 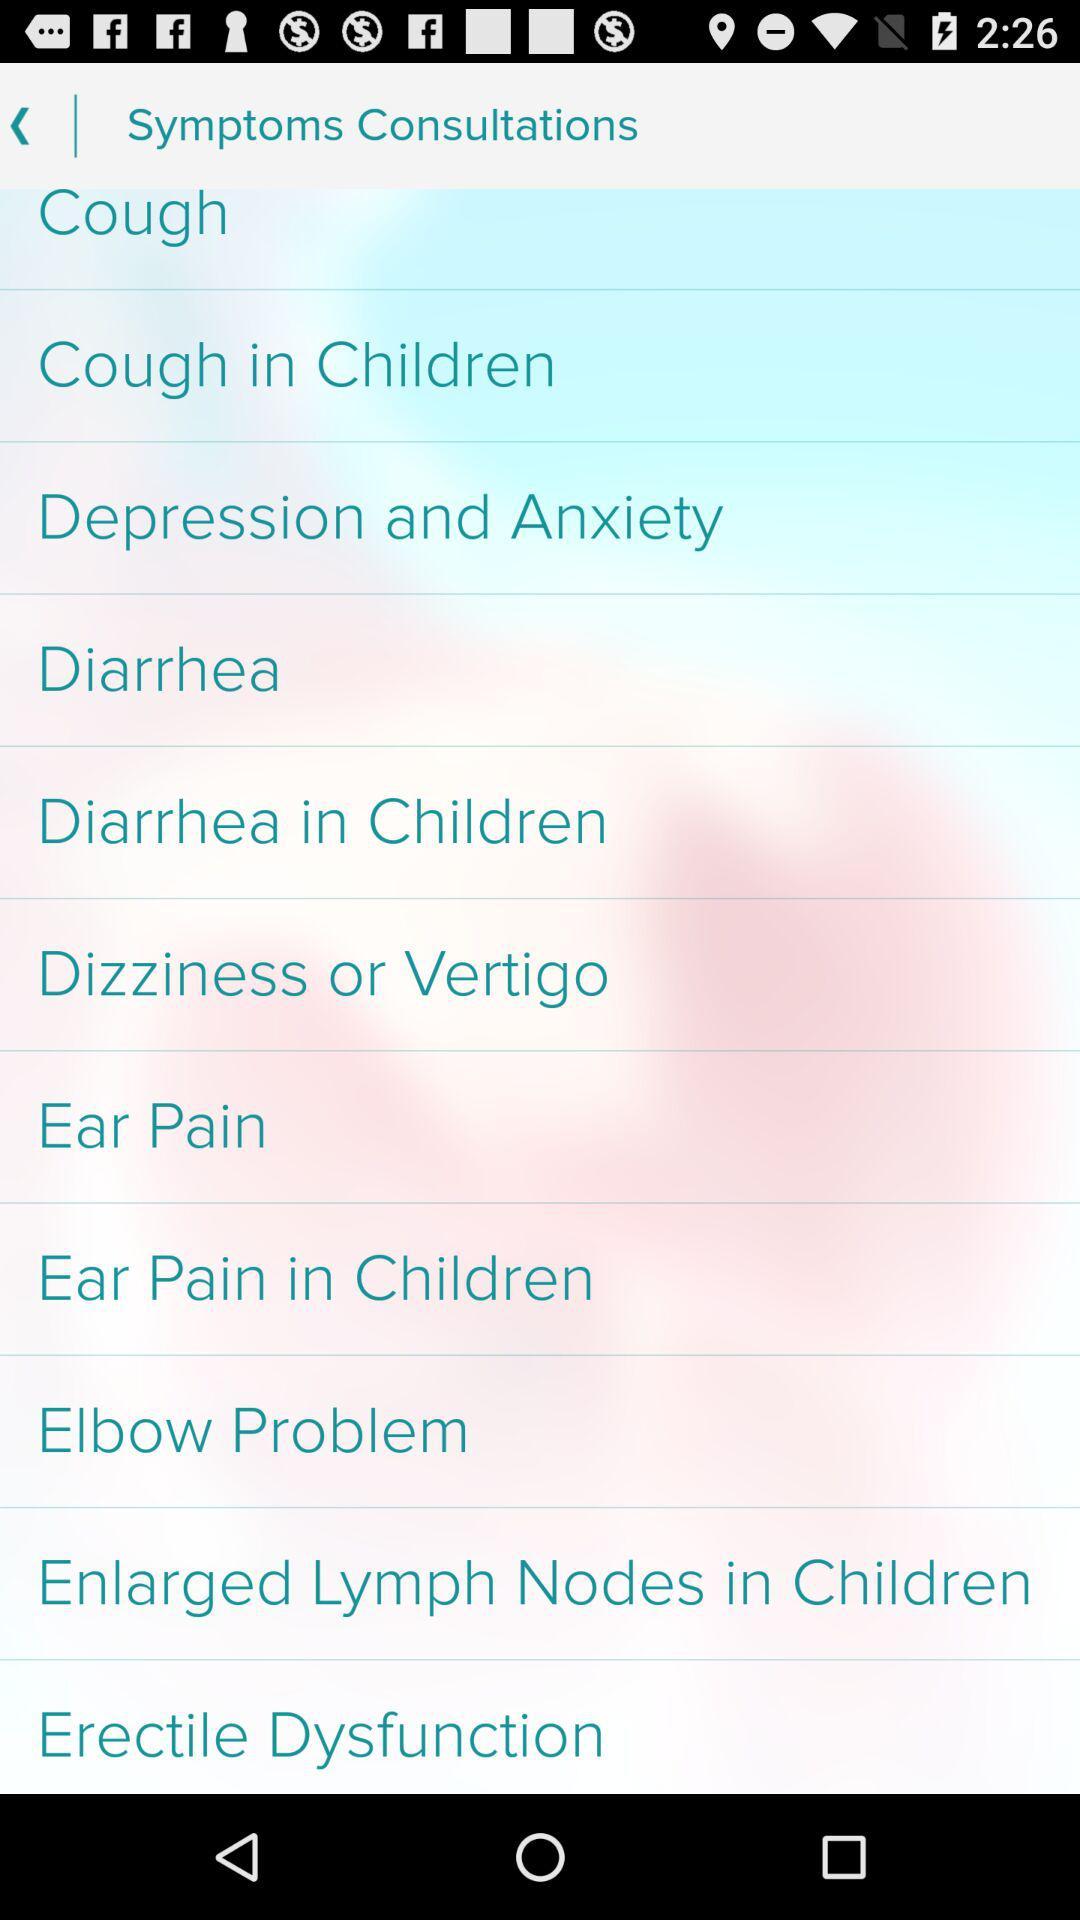 I want to click on the app above the enlarged lymph nodes item, so click(x=540, y=1430).